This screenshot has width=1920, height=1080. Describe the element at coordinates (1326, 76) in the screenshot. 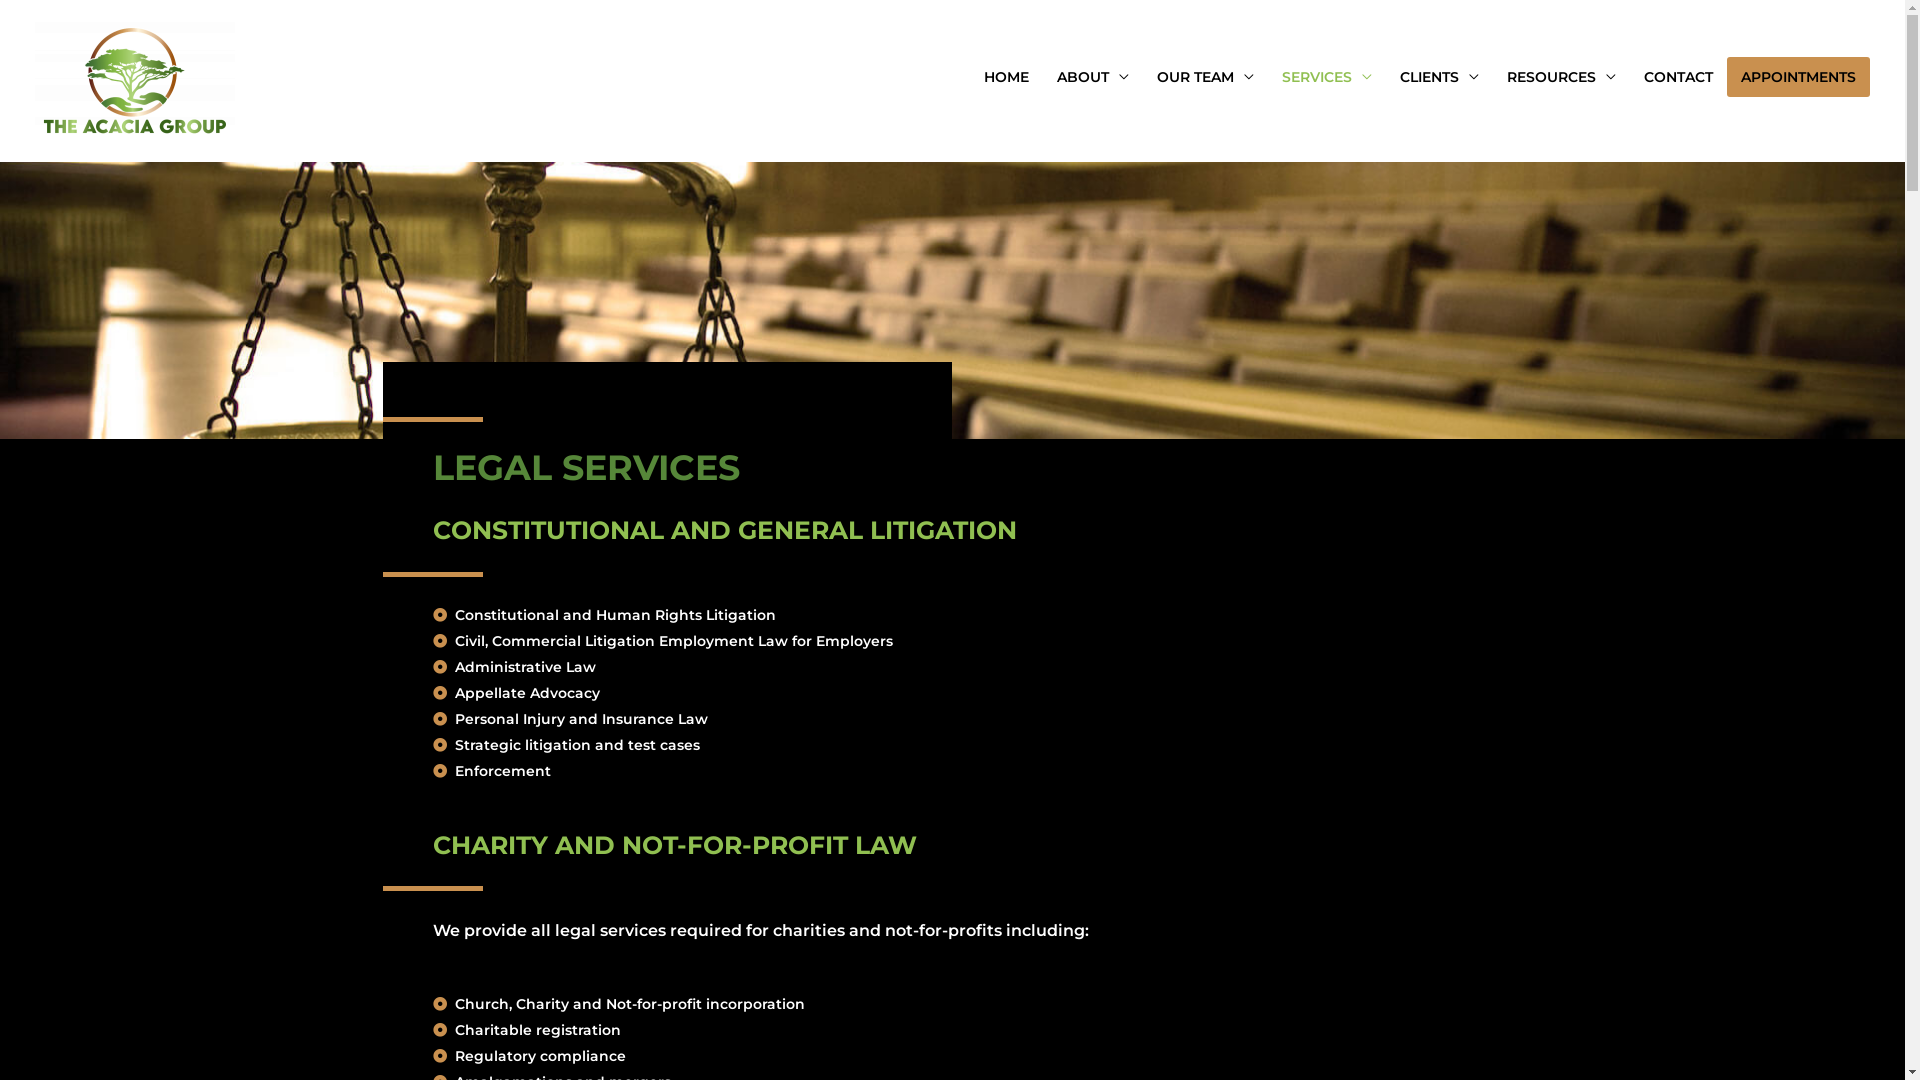

I see `'SERVICES'` at that location.